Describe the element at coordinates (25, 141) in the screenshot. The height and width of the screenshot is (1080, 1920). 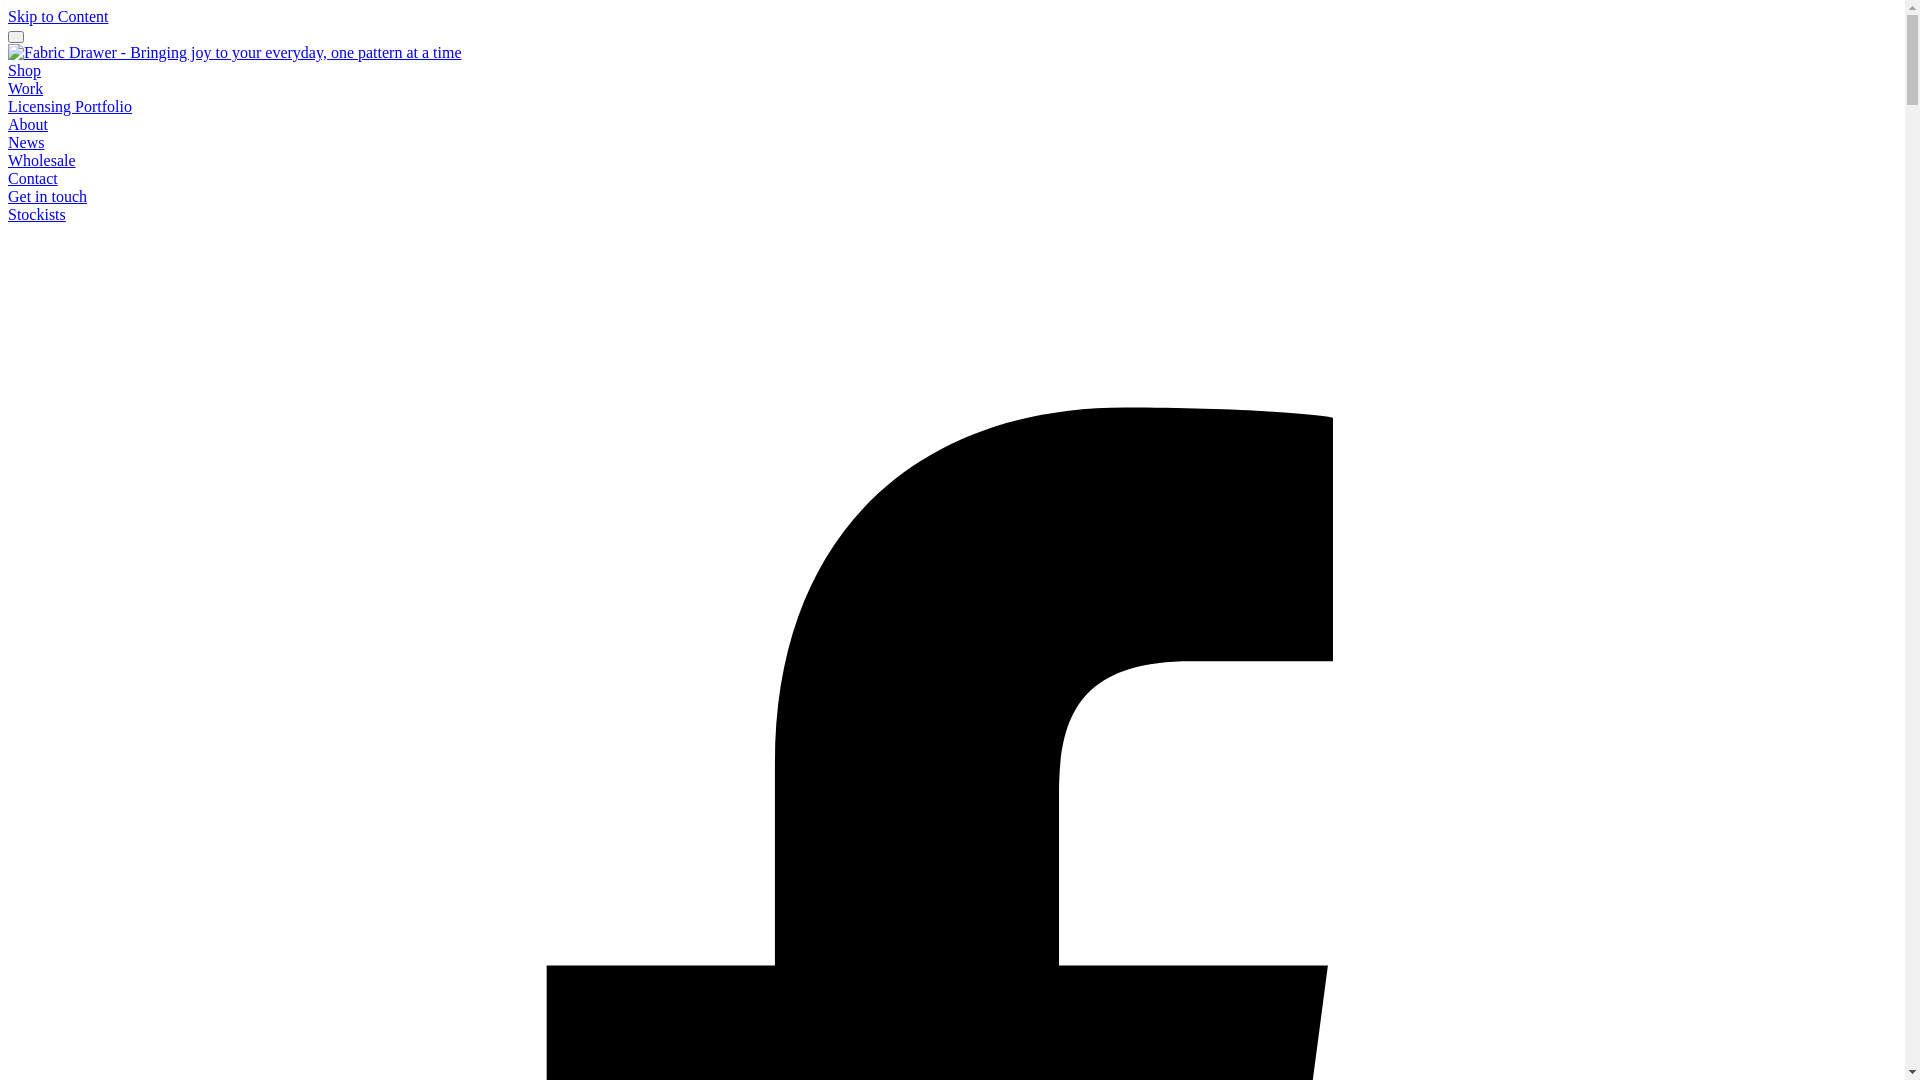
I see `'News'` at that location.